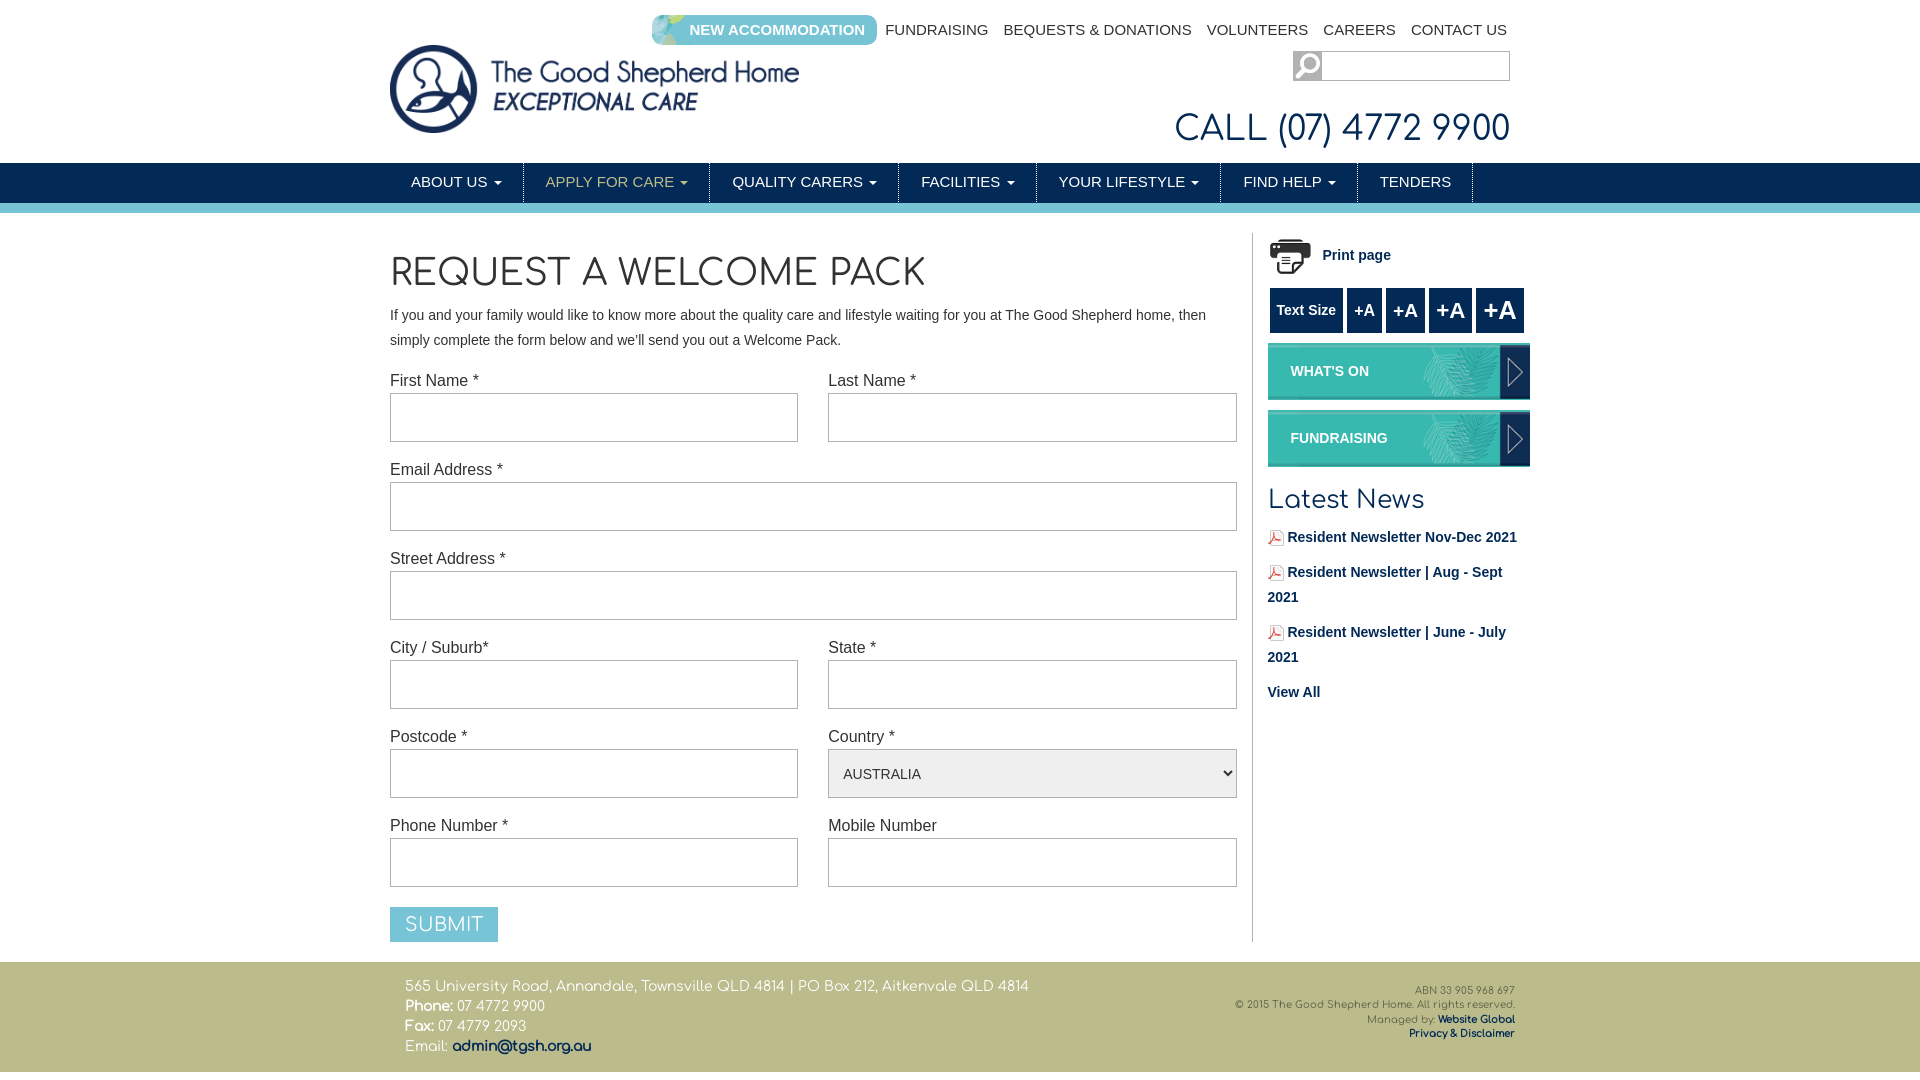 Image resolution: width=1920 pixels, height=1080 pixels. I want to click on 'CAREERS', so click(1359, 30).